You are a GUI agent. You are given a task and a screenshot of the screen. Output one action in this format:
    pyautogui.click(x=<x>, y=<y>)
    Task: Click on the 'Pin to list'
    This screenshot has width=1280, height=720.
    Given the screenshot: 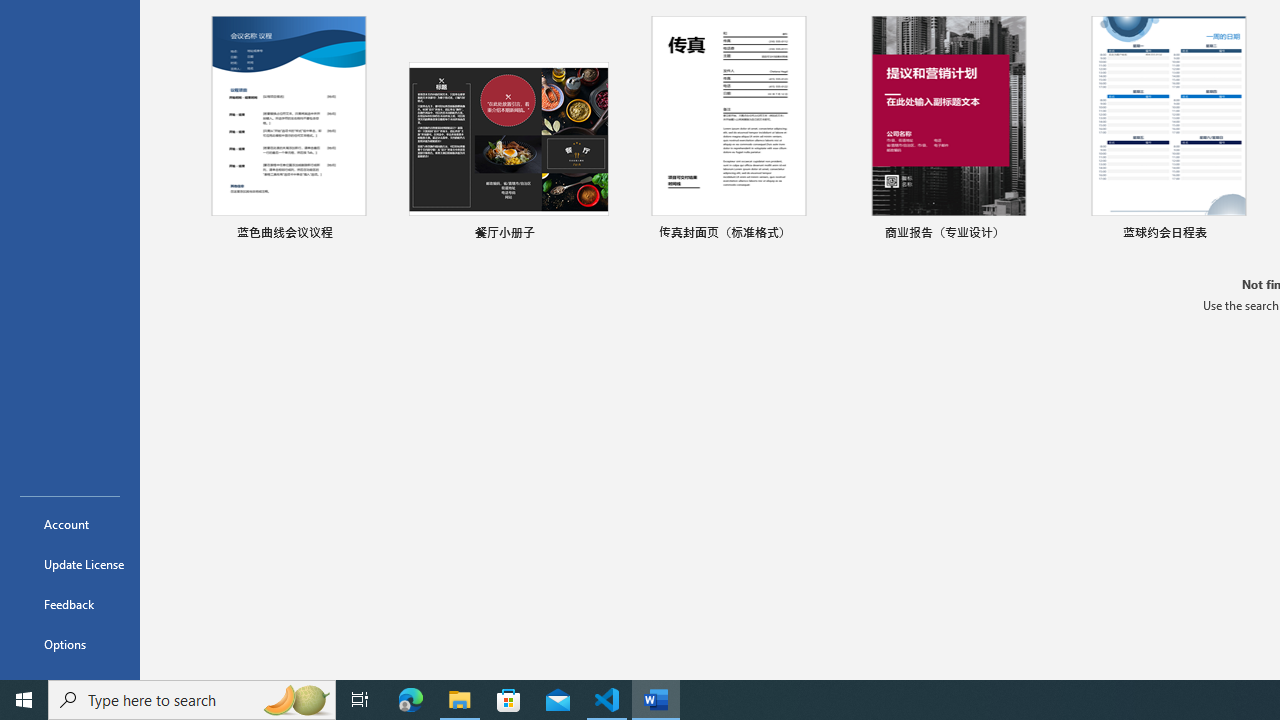 What is the action you would take?
    pyautogui.click(x=1254, y=234)
    